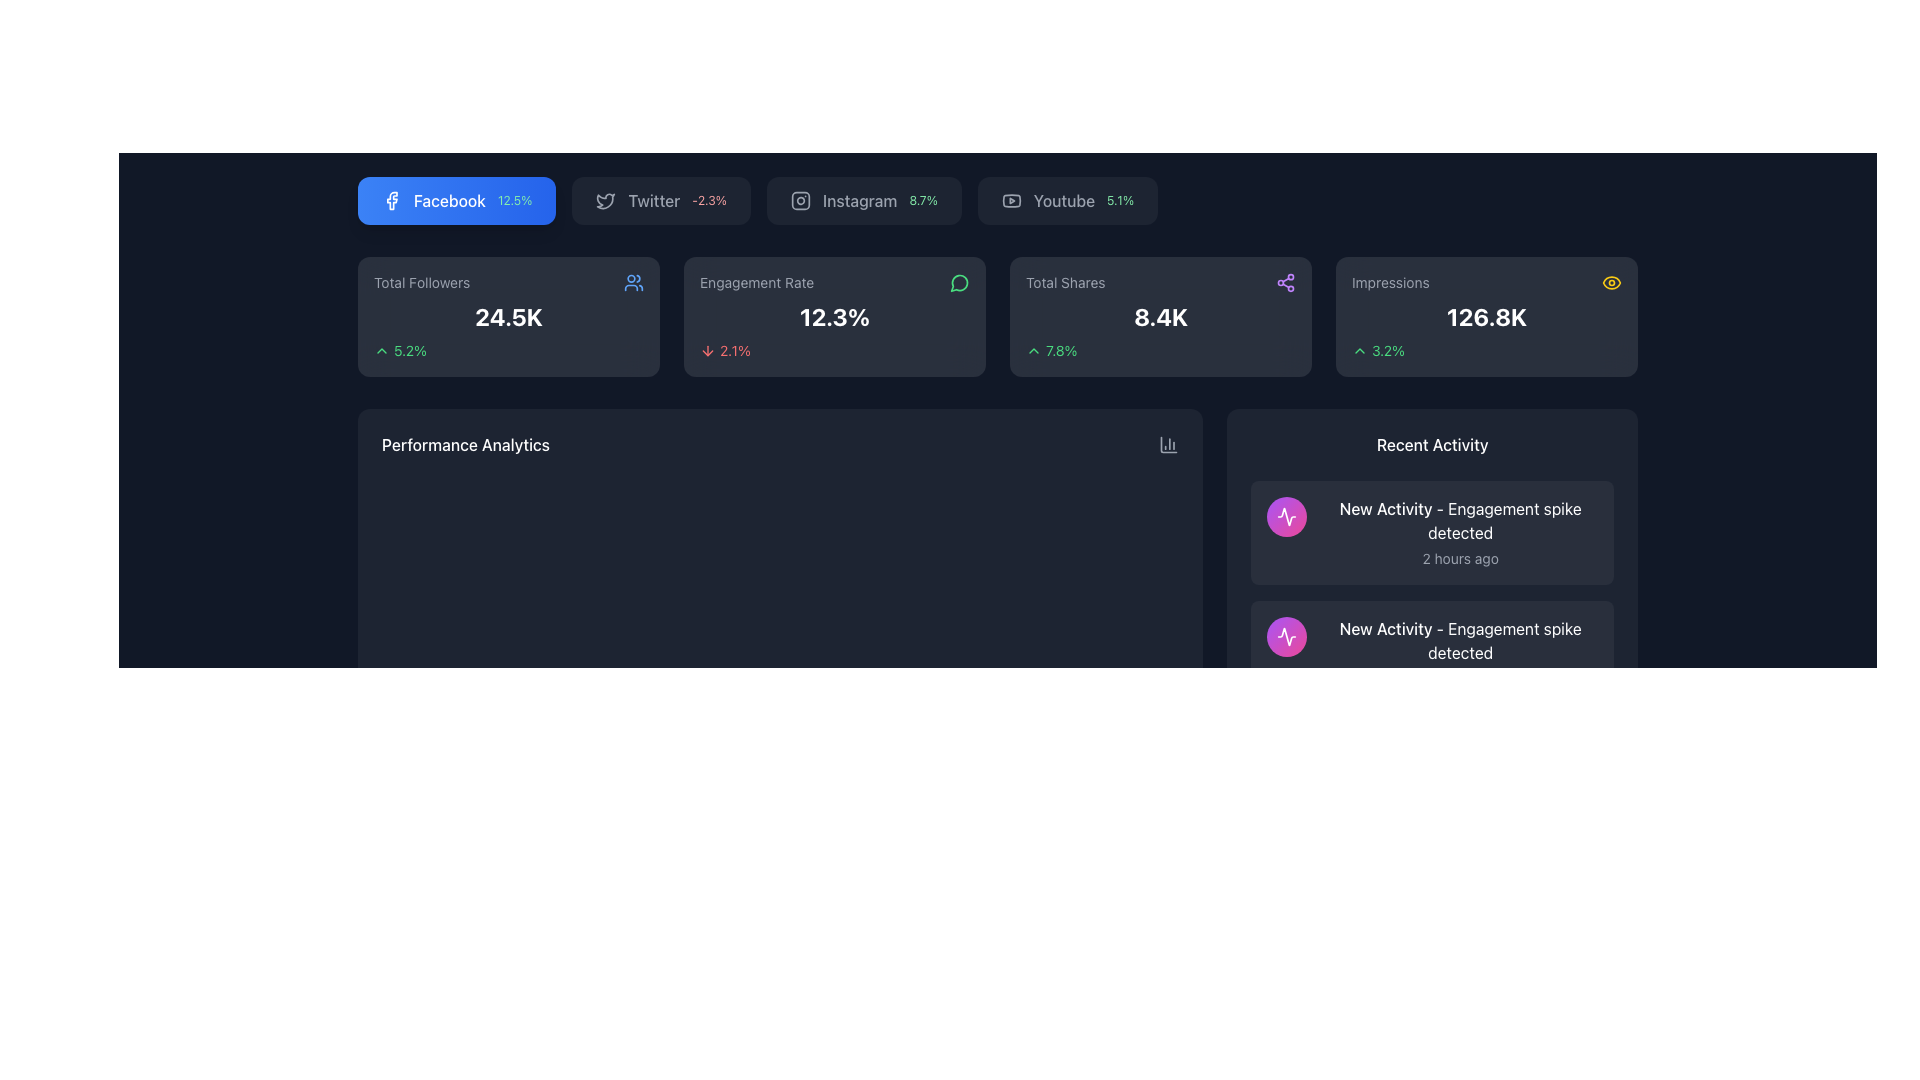  Describe the element at coordinates (864, 200) in the screenshot. I see `the 'Instagram' button, which displays the text 'Instagram' in medium font and '8.7%' in green font, located third from the left among four social media platform buttons` at that location.